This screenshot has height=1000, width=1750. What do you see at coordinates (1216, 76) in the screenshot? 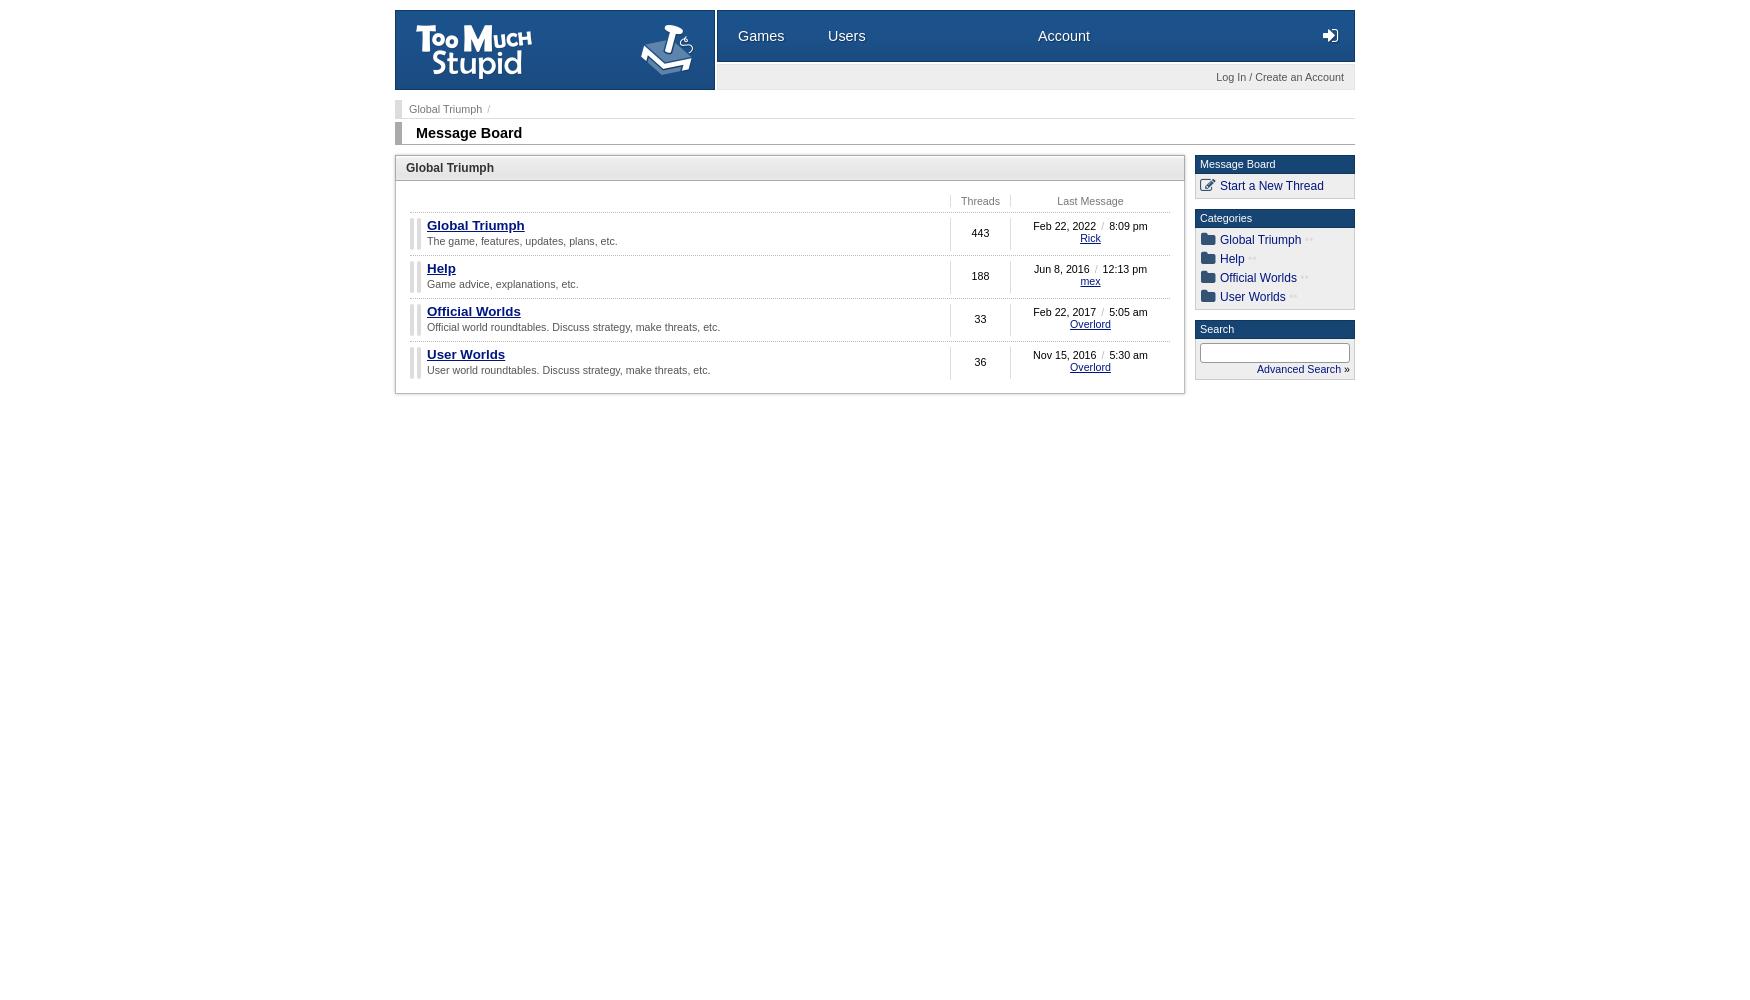
I see `'Log In / Create an Account'` at bounding box center [1216, 76].